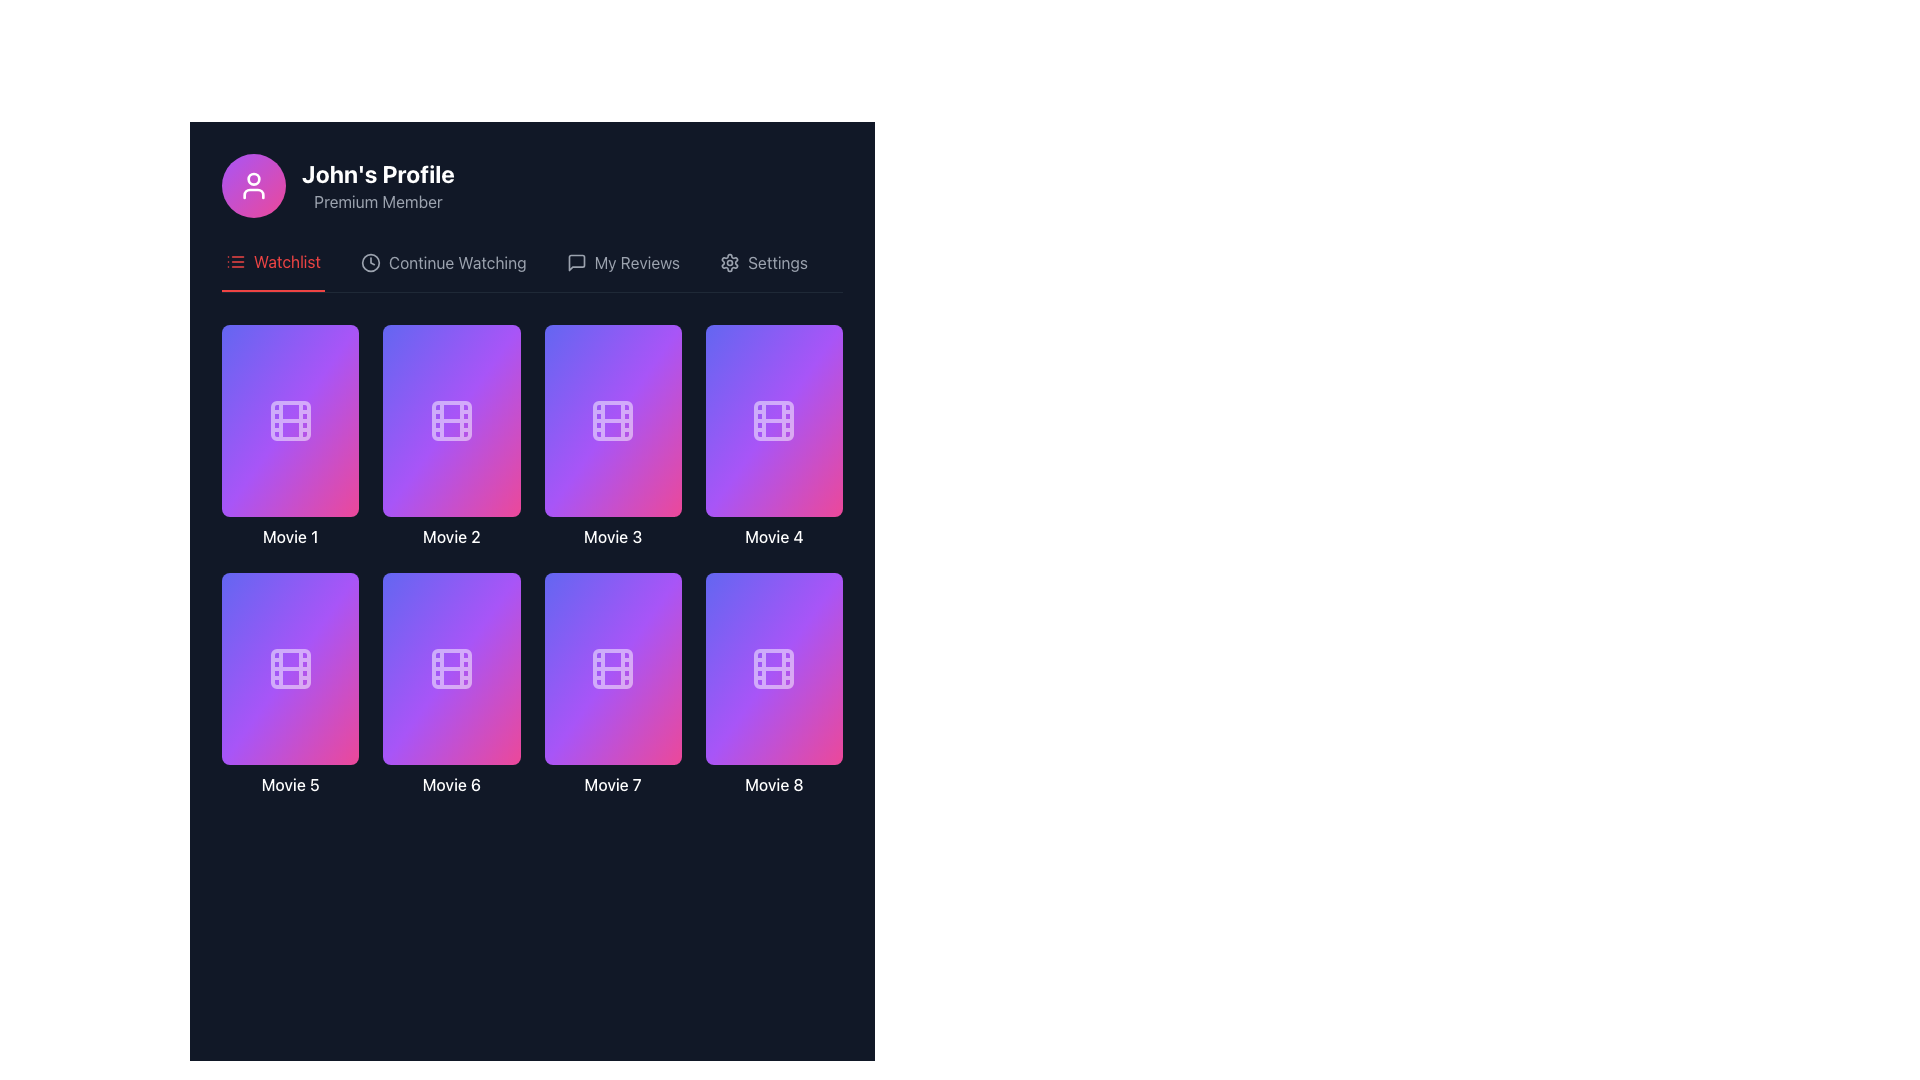 This screenshot has width=1920, height=1080. I want to click on the play button for 'Movie 6' to trigger hover effects, so click(450, 684).